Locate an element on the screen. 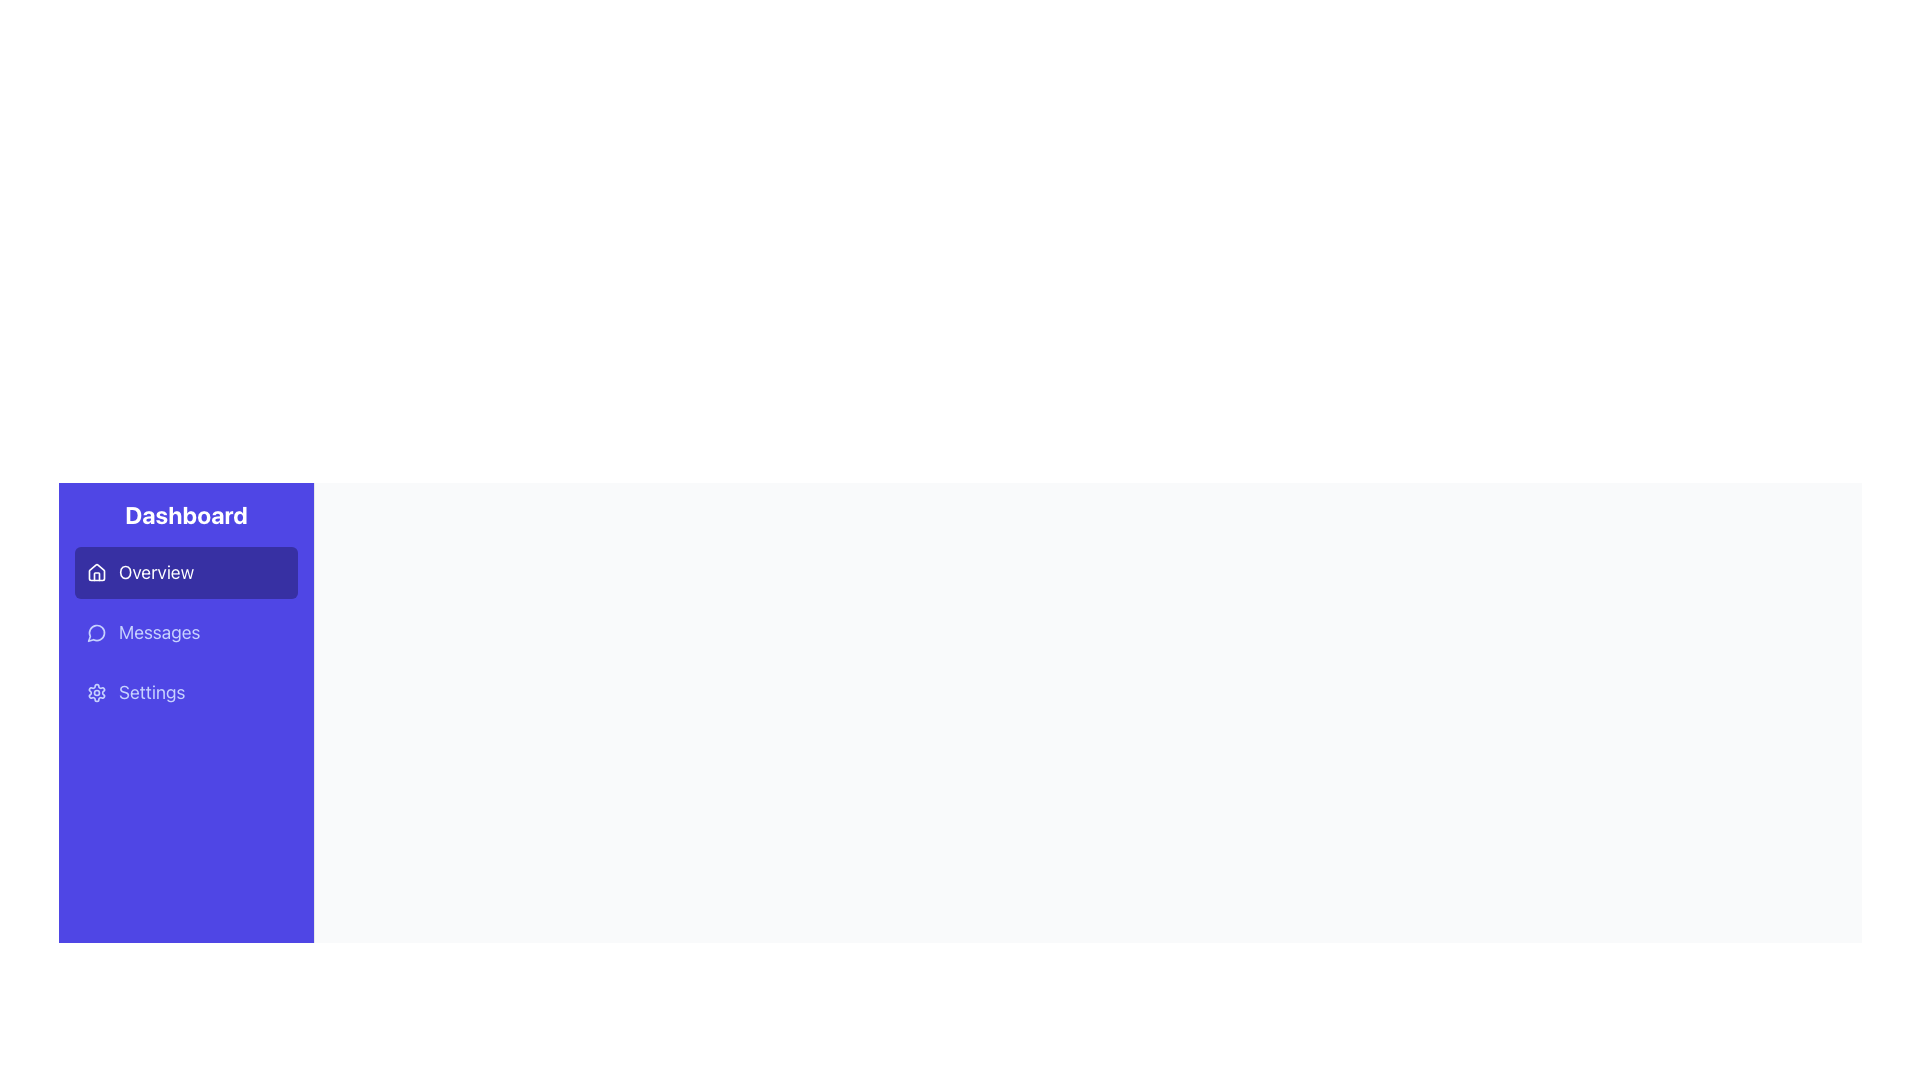  the small circular icon resembling a message bubble with a blue background and a white stroke, located to the left of the 'Messages' label is located at coordinates (95, 632).